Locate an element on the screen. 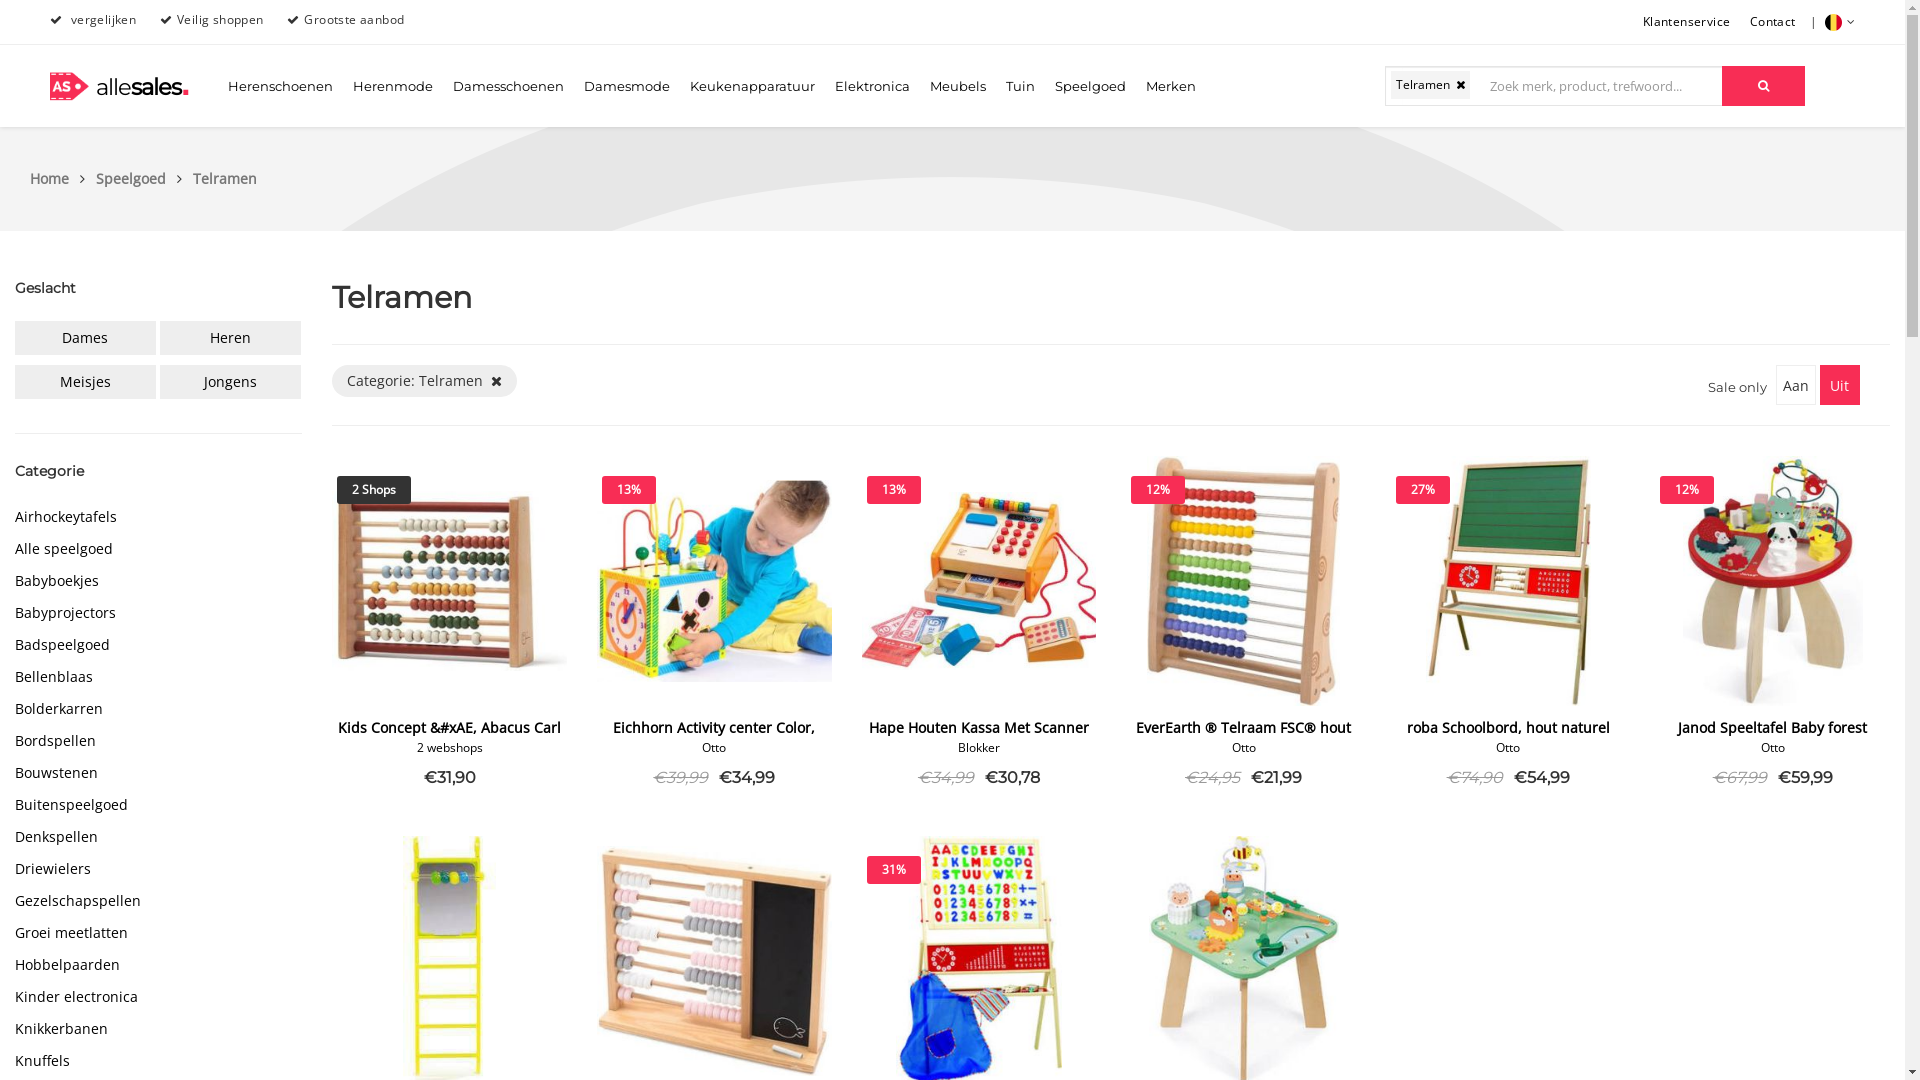 The height and width of the screenshot is (1080, 1920). 'Janod Speeltafel Baby forest Activity tafel' is located at coordinates (1772, 739).